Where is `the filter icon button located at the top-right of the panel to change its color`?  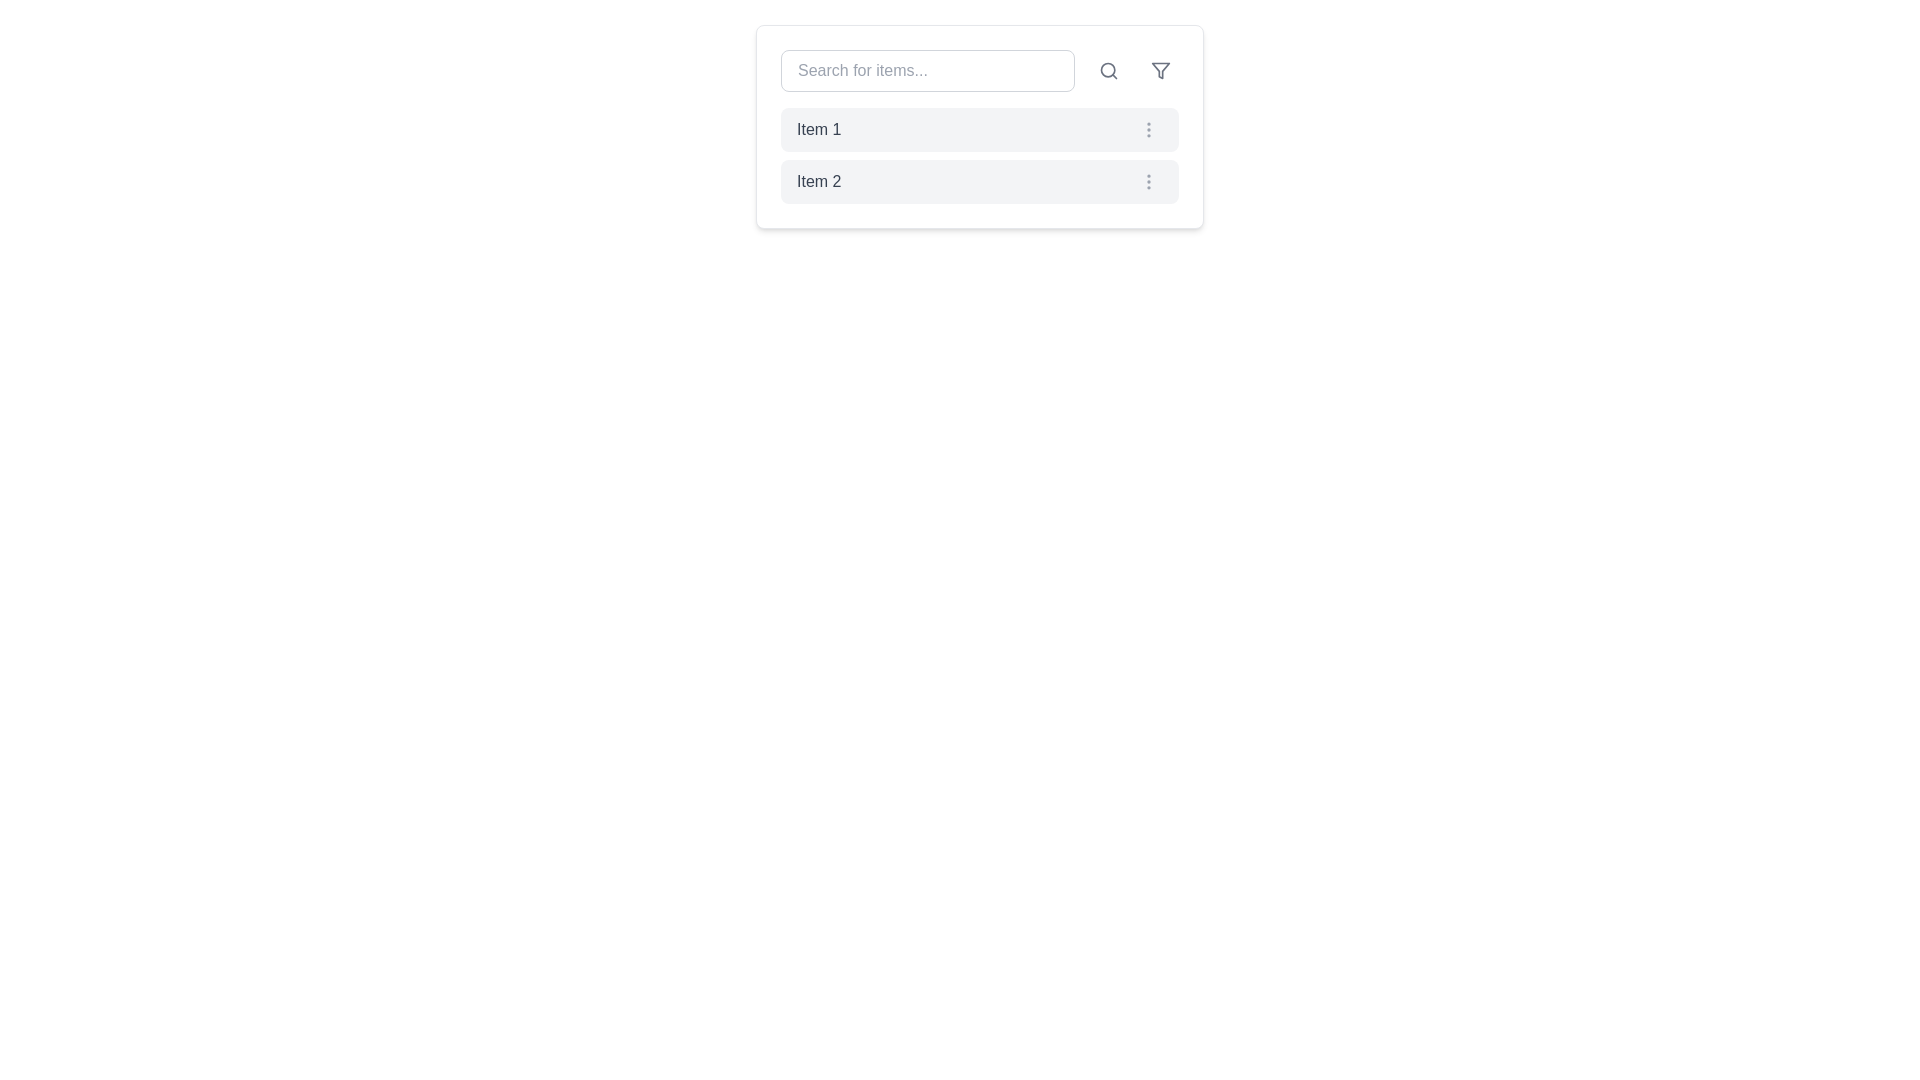
the filter icon button located at the top-right of the panel to change its color is located at coordinates (1161, 69).